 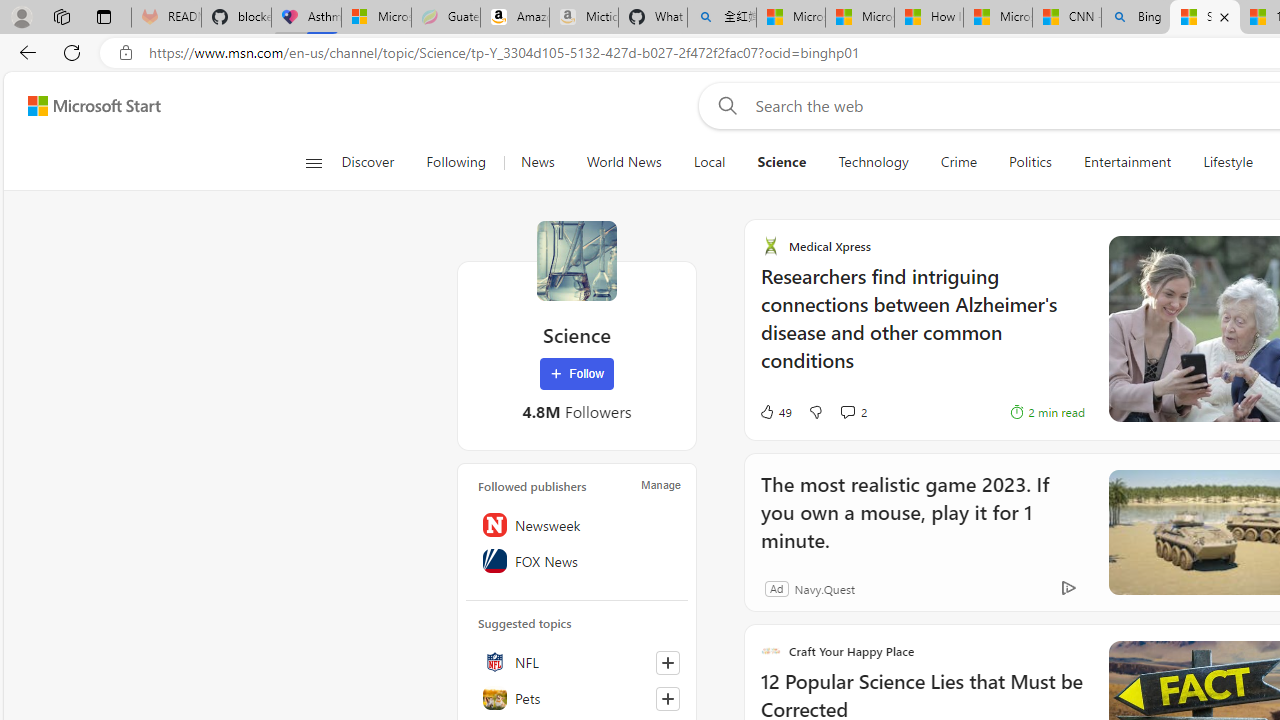 I want to click on 'Local', so click(x=709, y=162).